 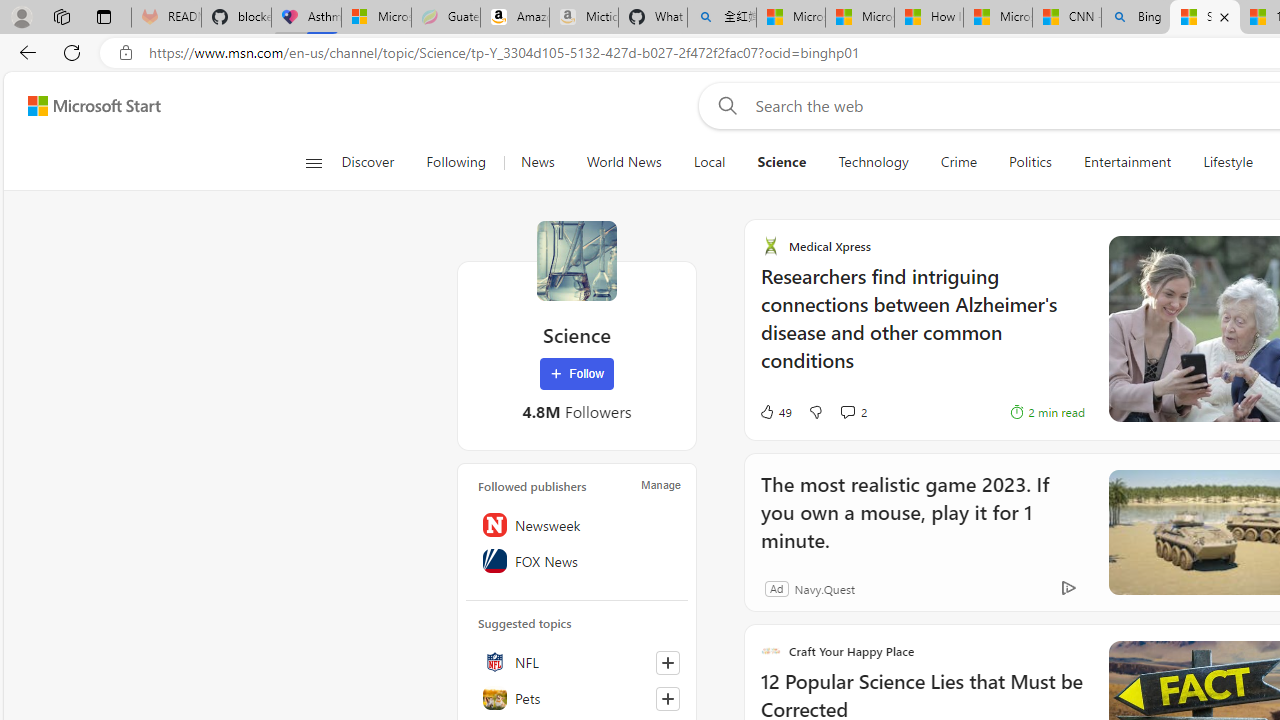 I want to click on 'Local', so click(x=709, y=162).